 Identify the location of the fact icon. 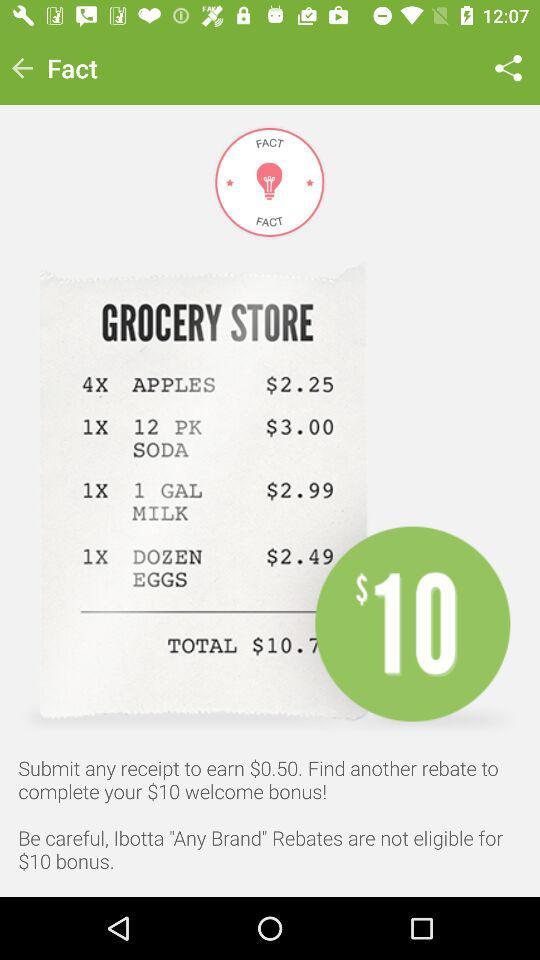
(71, 68).